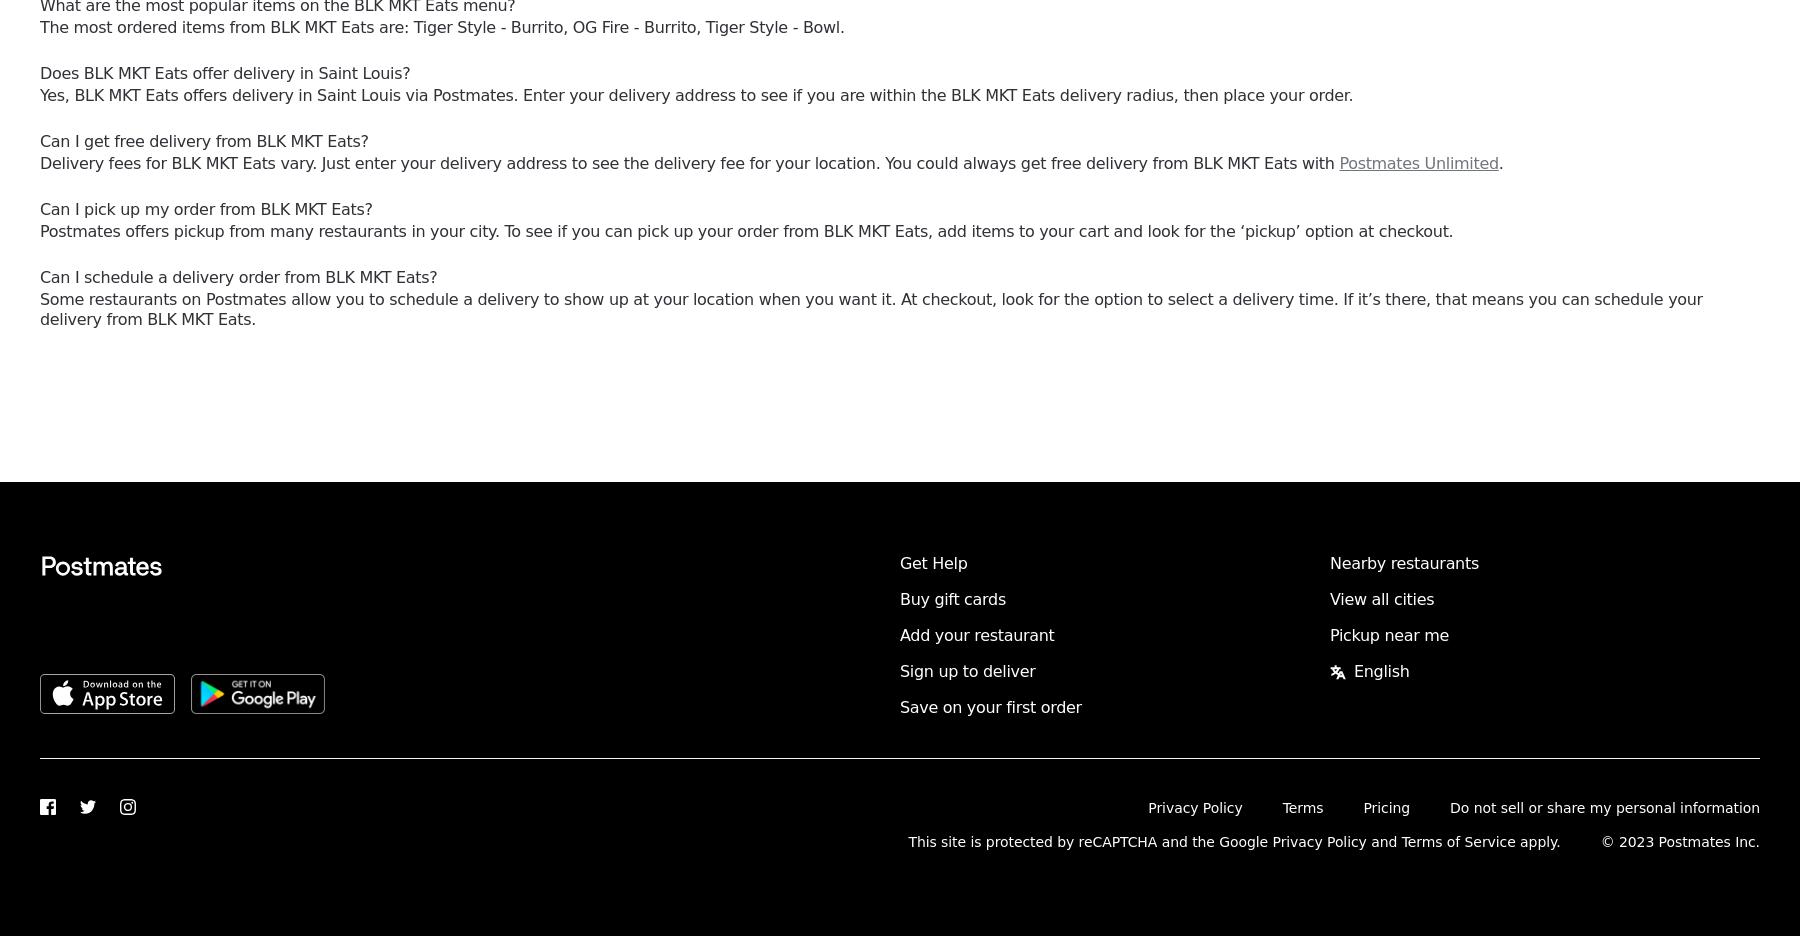 This screenshot has height=936, width=1800. What do you see at coordinates (1380, 671) in the screenshot?
I see `'English'` at bounding box center [1380, 671].